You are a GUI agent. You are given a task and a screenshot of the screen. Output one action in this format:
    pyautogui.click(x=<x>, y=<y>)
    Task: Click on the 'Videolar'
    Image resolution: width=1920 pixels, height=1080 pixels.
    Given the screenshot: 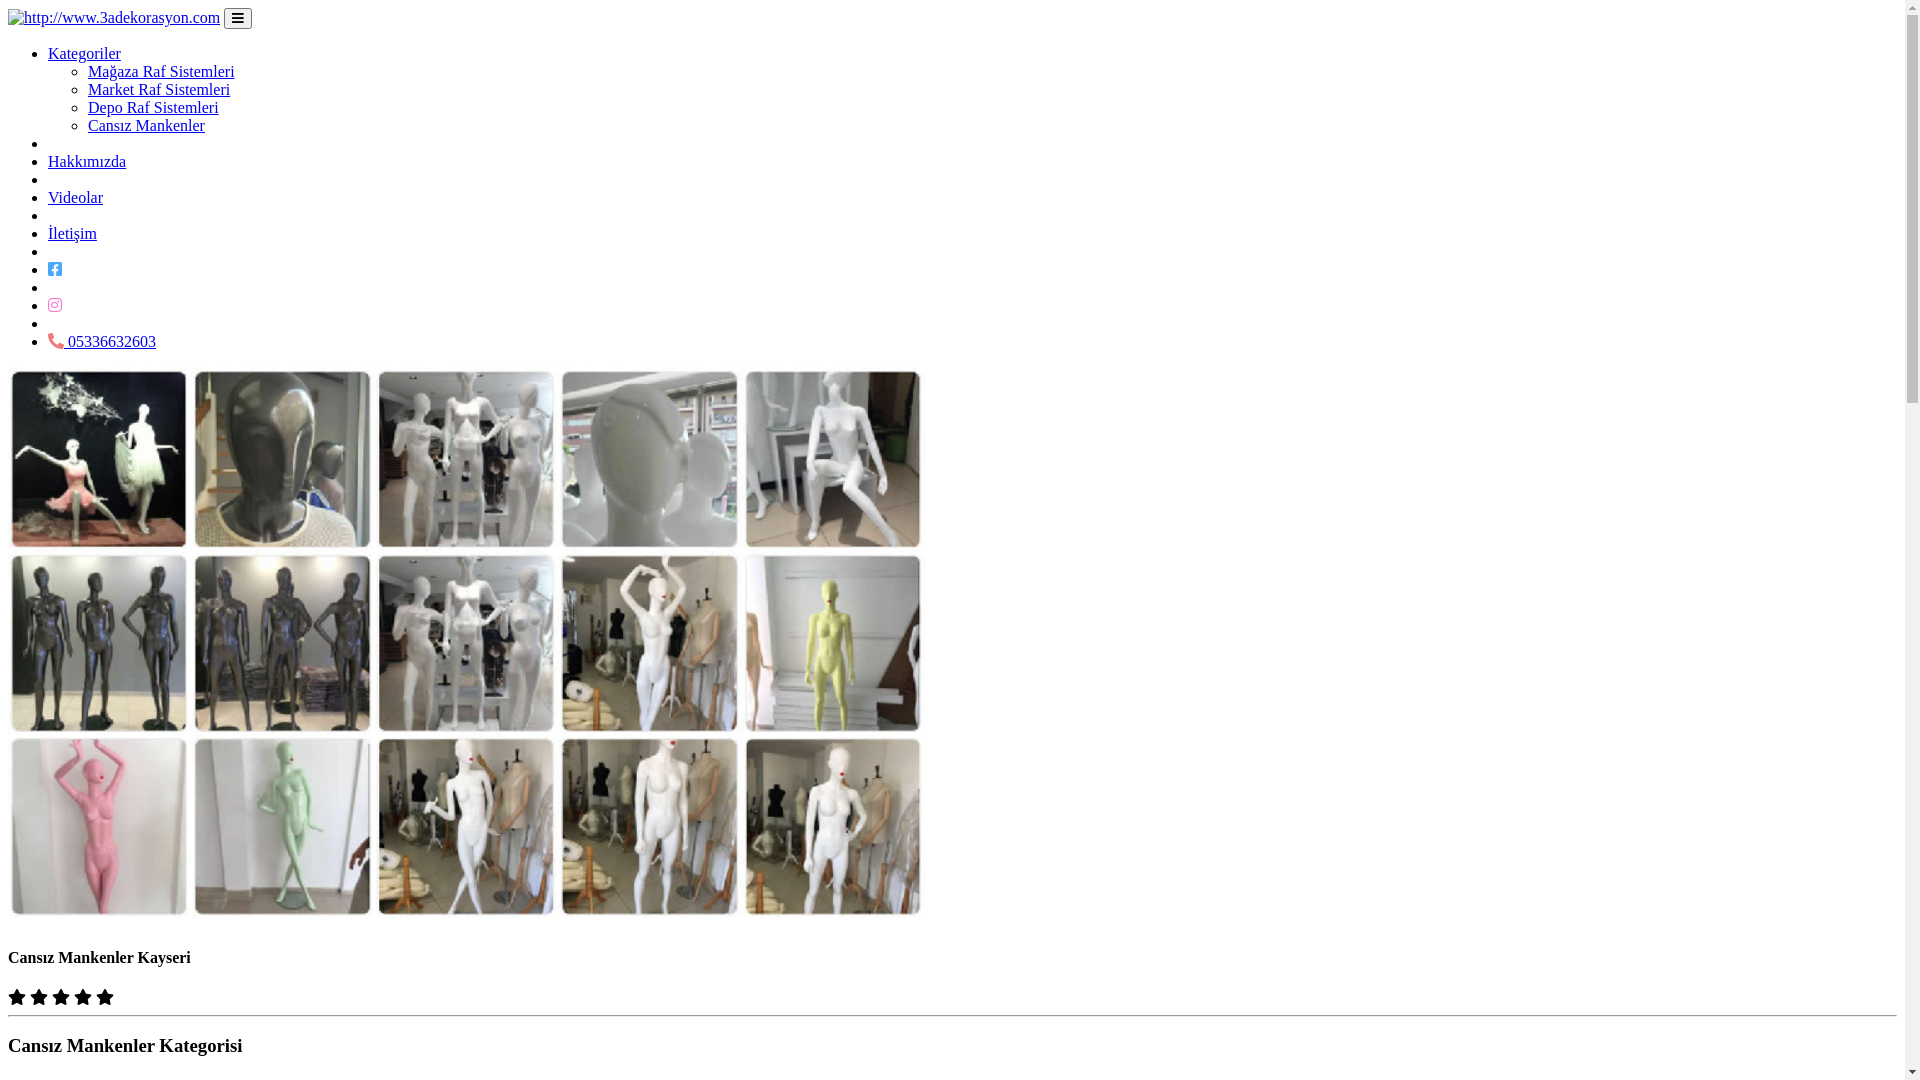 What is the action you would take?
    pyautogui.click(x=75, y=197)
    